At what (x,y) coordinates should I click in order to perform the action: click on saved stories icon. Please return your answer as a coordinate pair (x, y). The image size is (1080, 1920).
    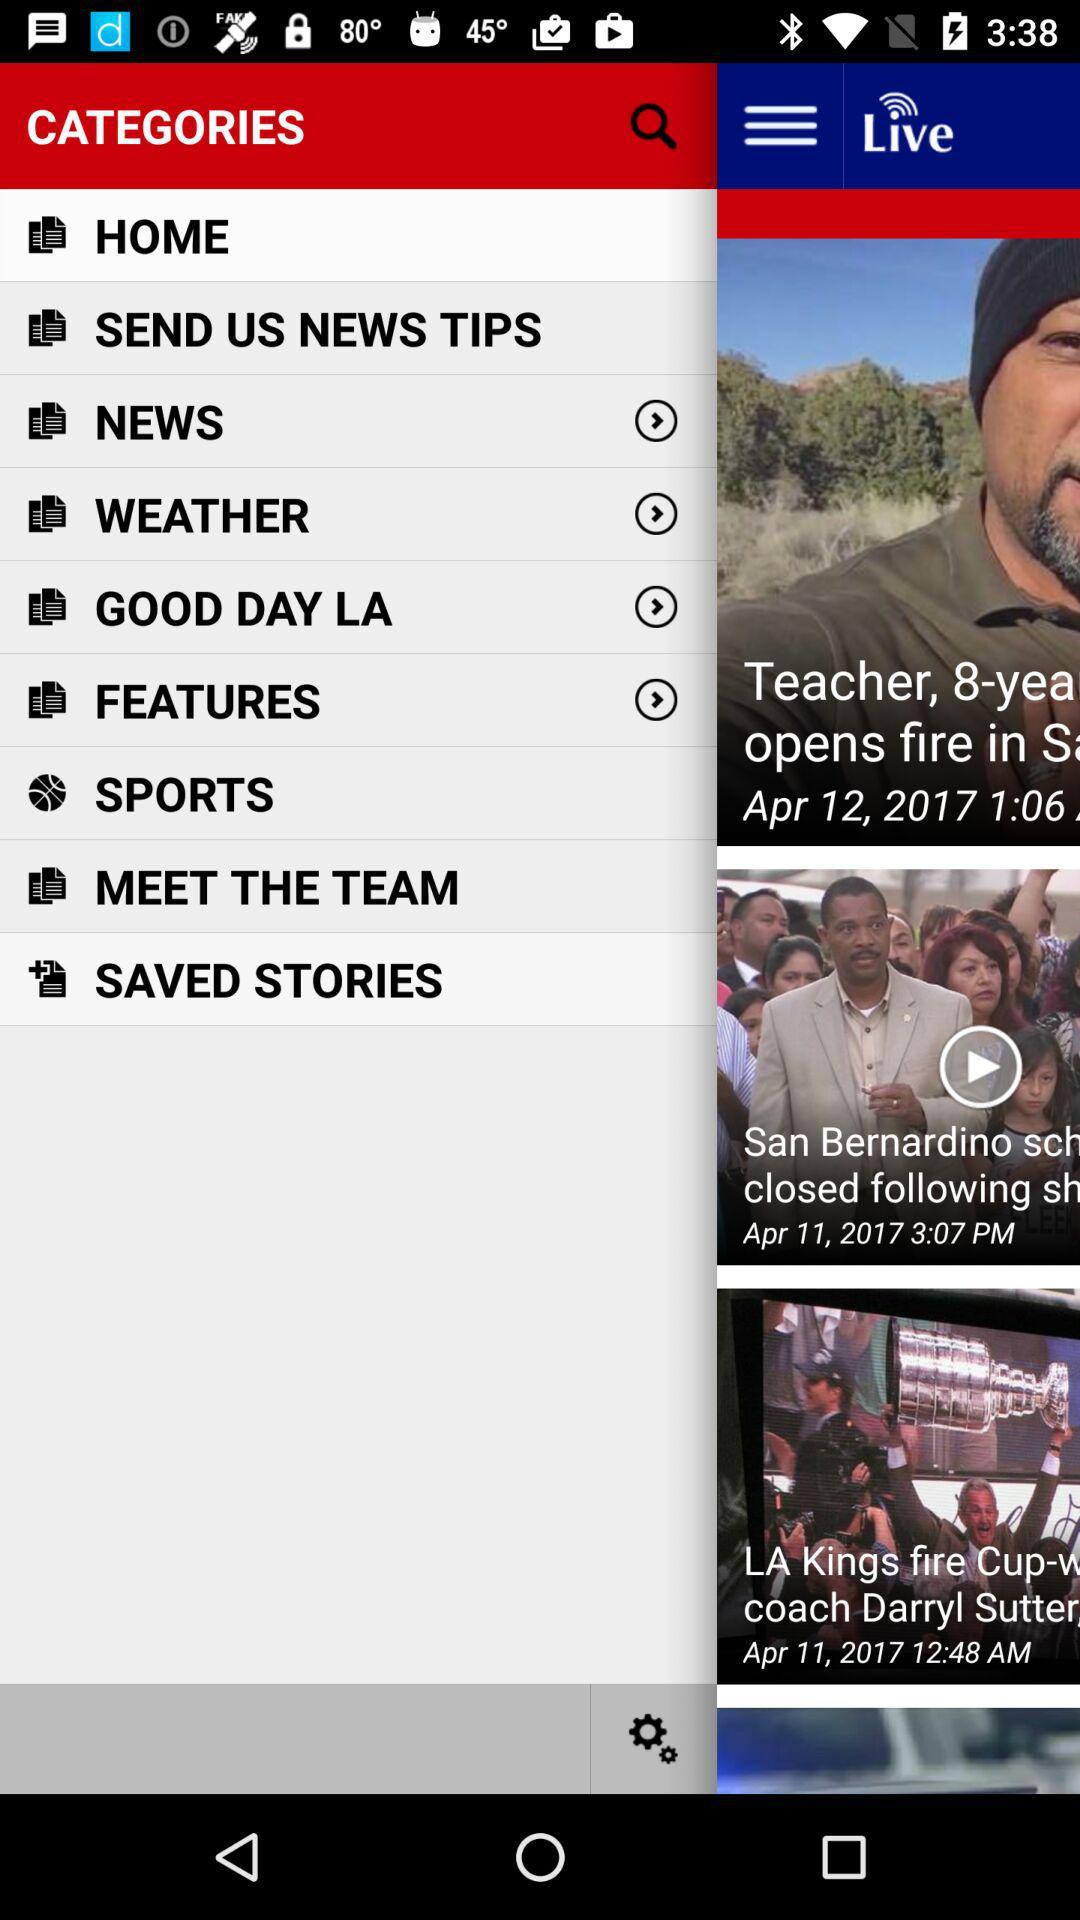
    Looking at the image, I should click on (267, 979).